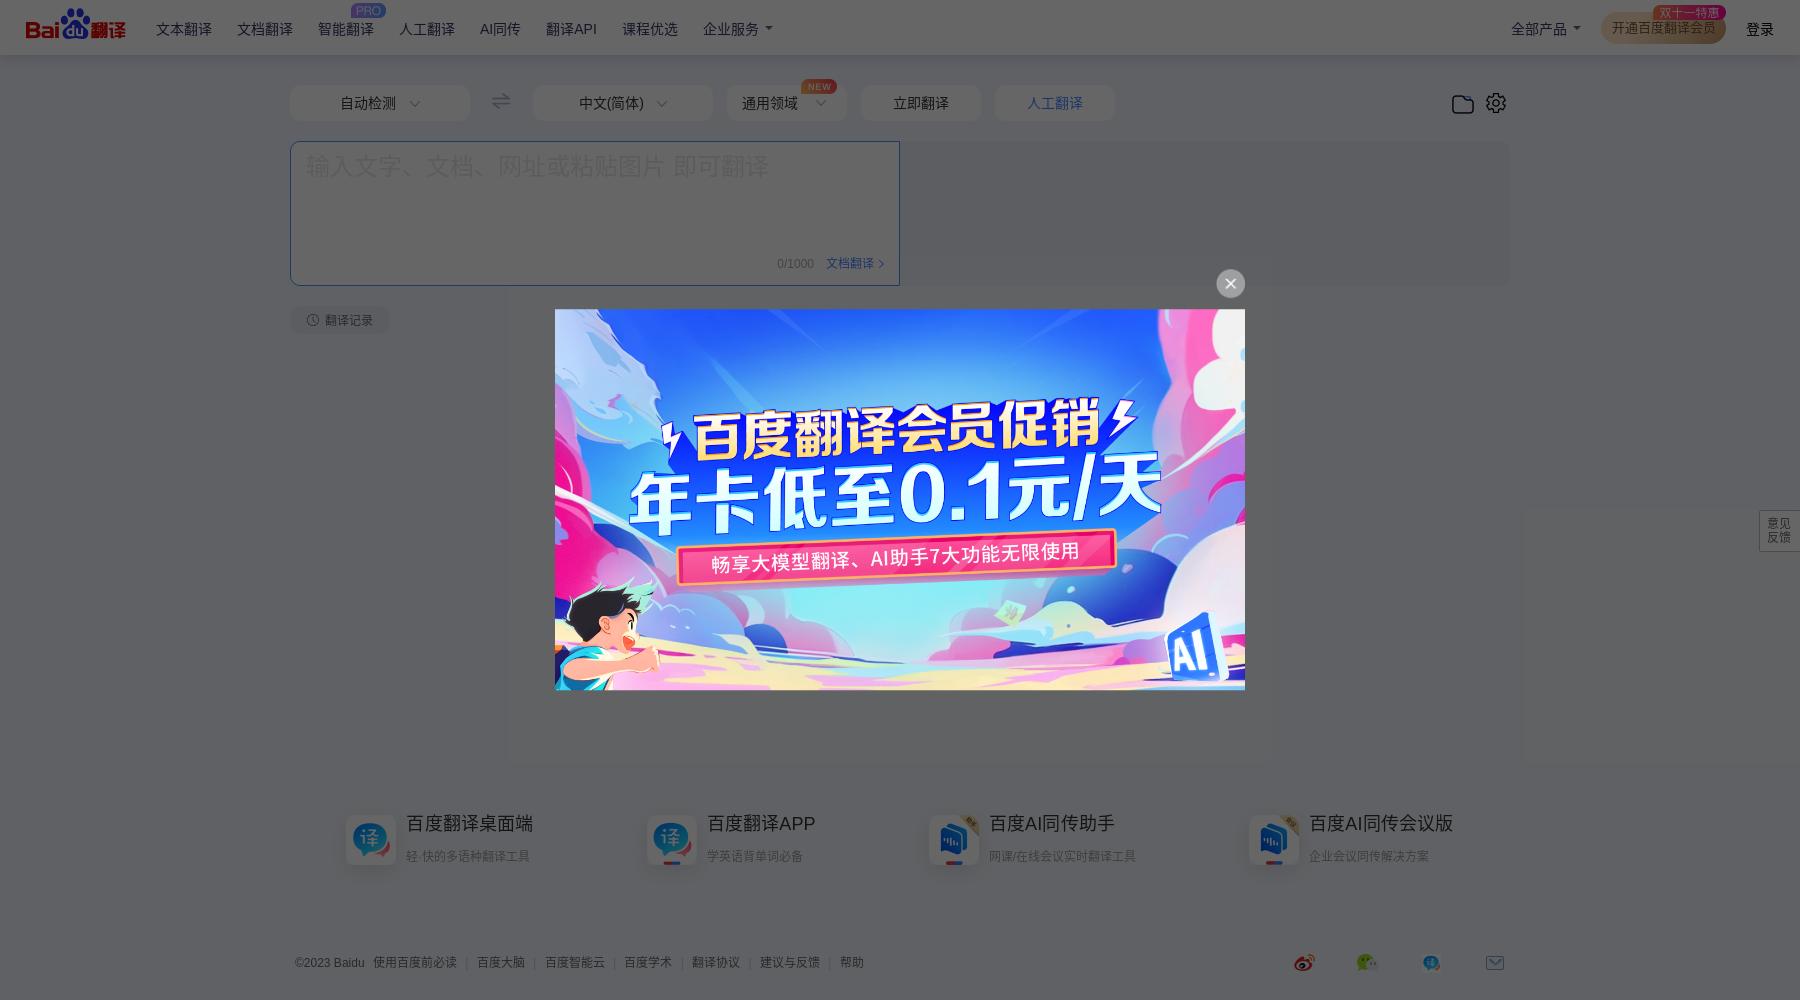 The height and width of the screenshot is (1000, 1800). I want to click on '1000', so click(800, 264).